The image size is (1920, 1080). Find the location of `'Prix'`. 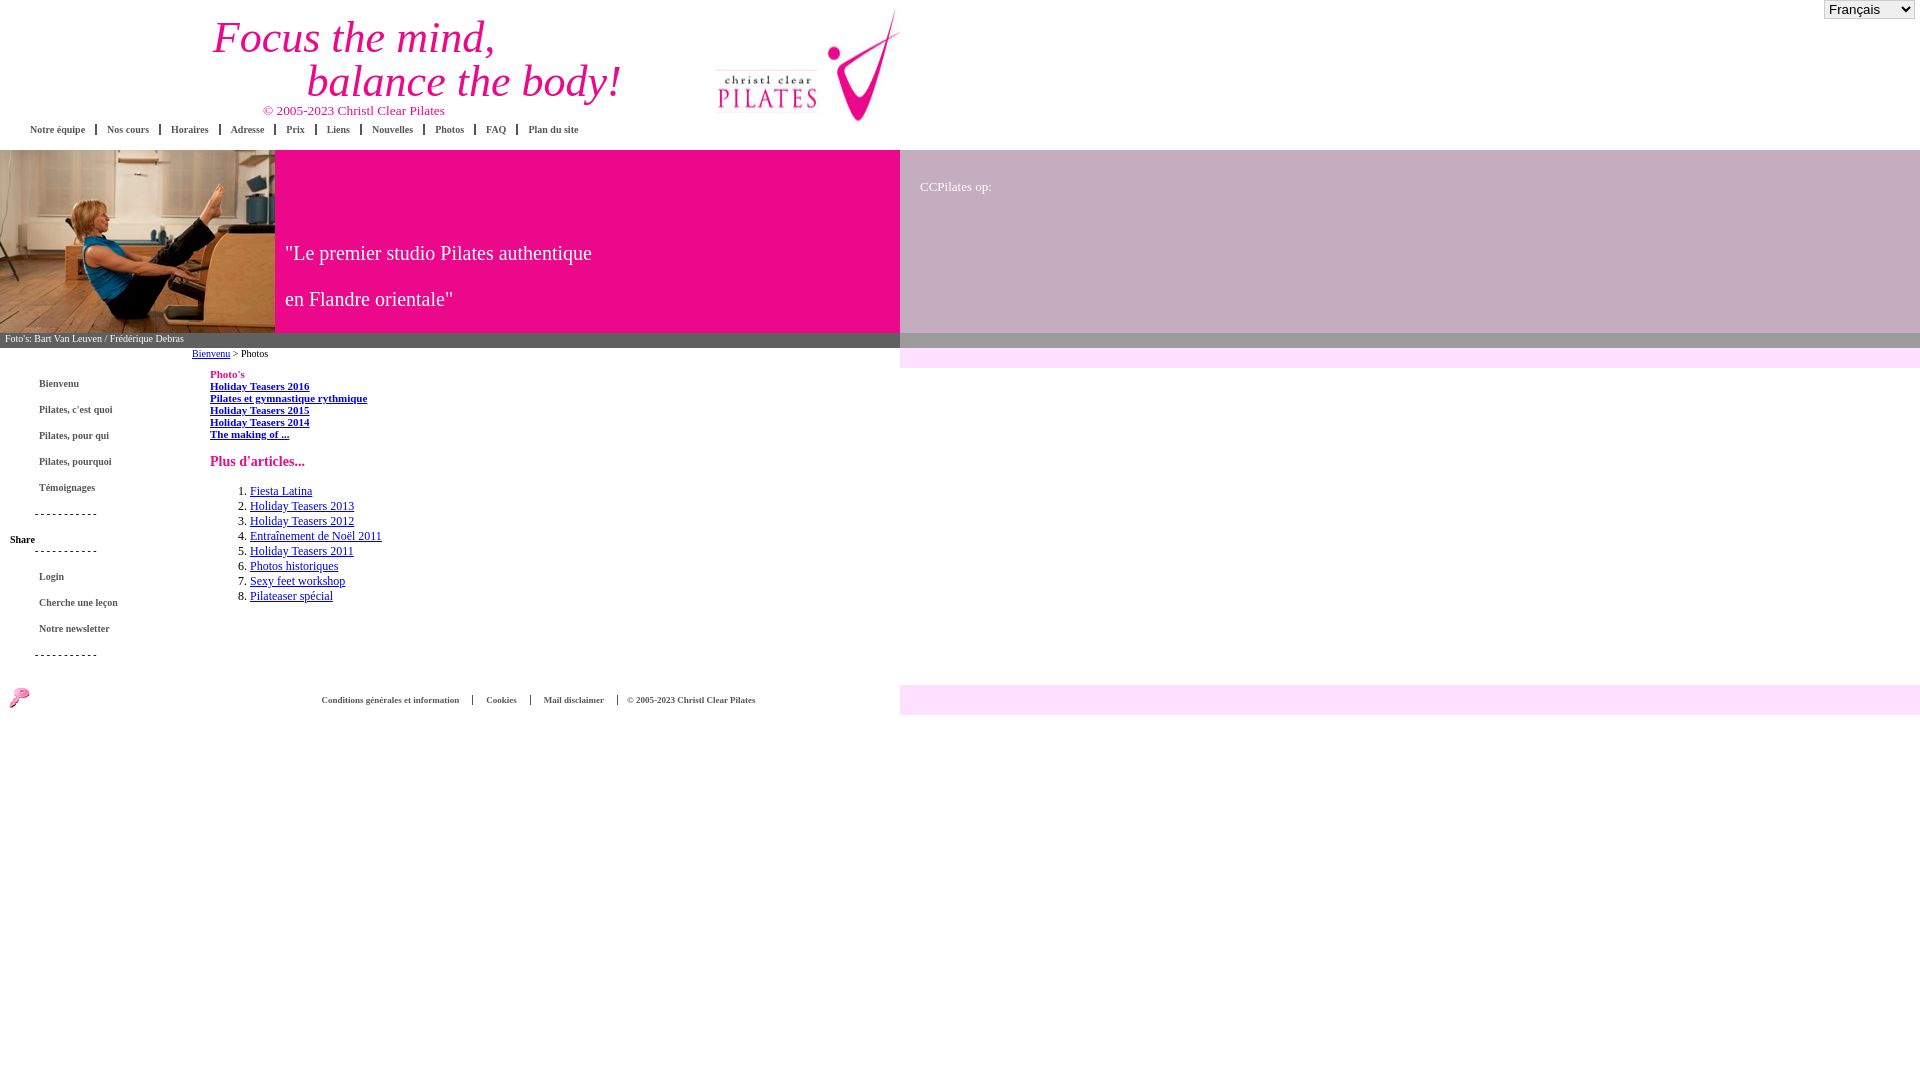

'Prix' is located at coordinates (293, 129).